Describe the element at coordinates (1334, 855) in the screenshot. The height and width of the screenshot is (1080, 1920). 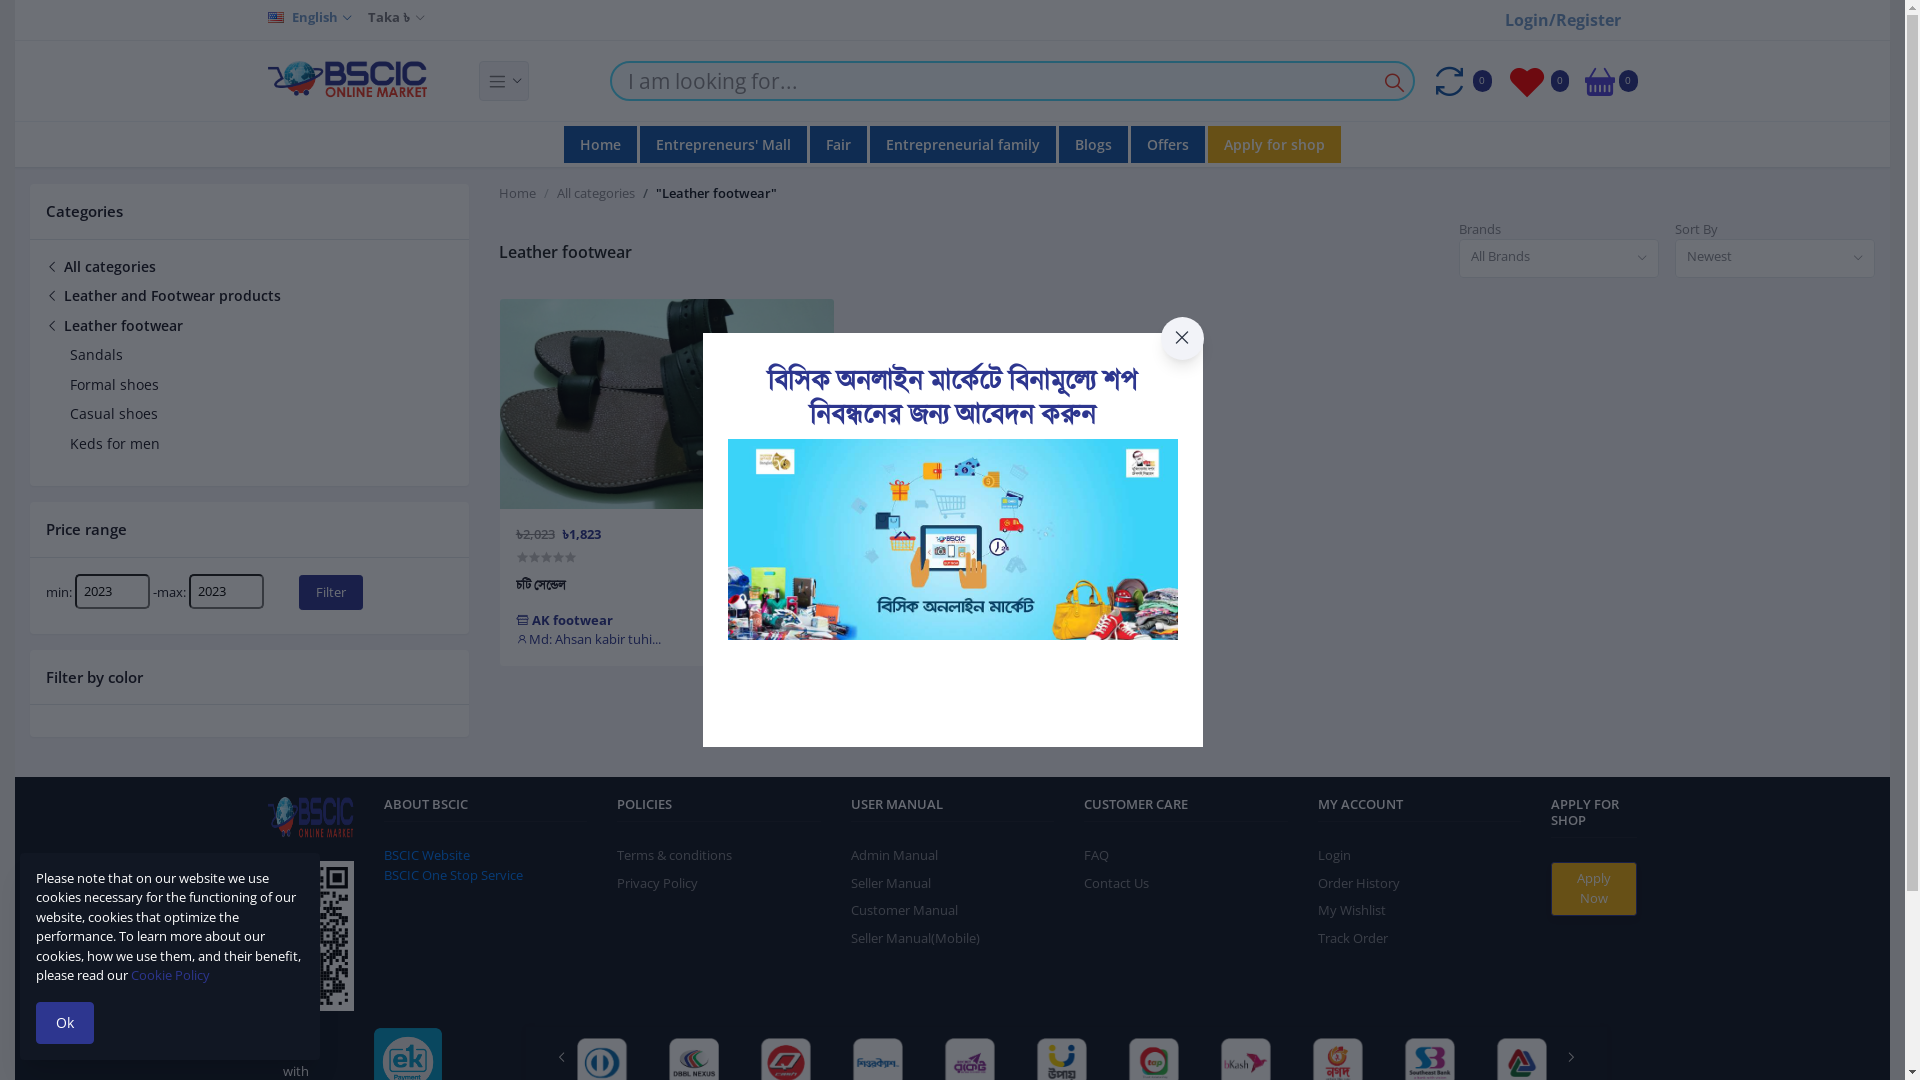
I see `'Login'` at that location.